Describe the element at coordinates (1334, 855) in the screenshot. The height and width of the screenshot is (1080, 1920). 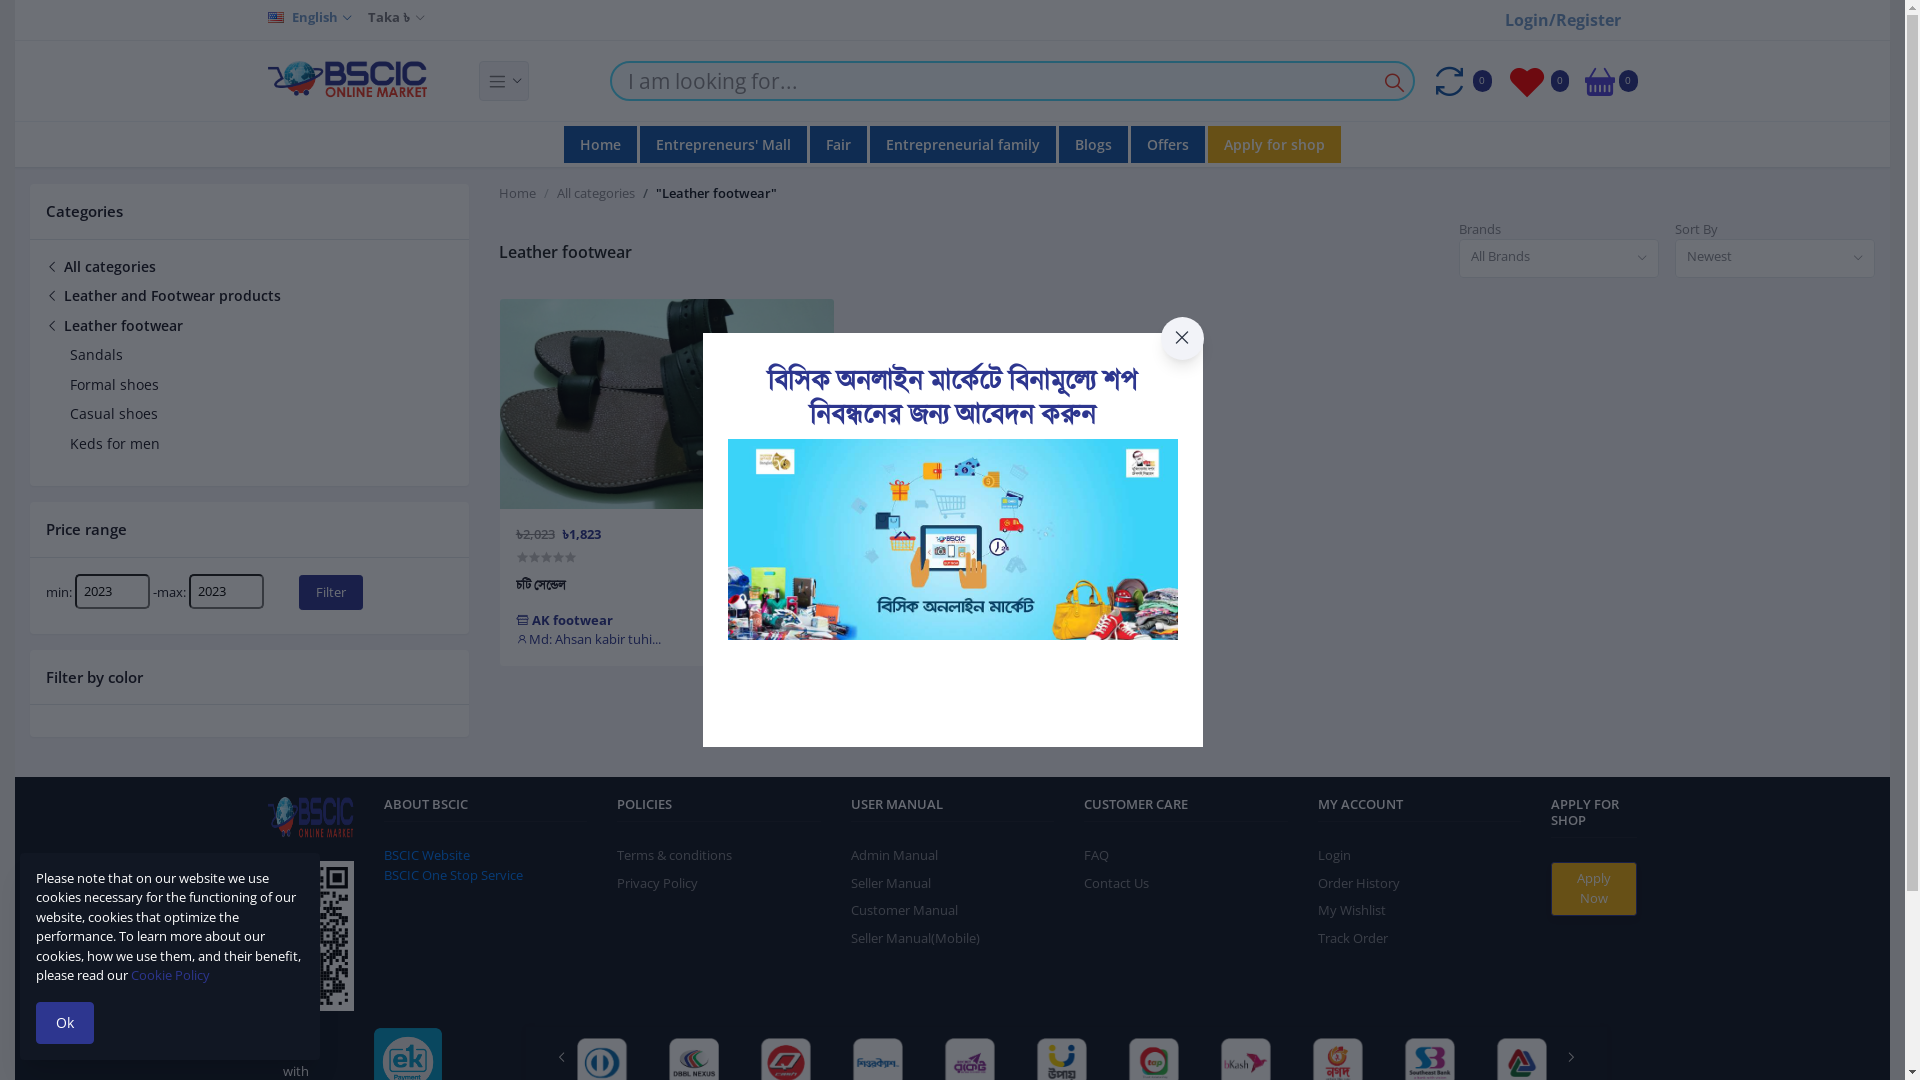
I see `'Login'` at that location.